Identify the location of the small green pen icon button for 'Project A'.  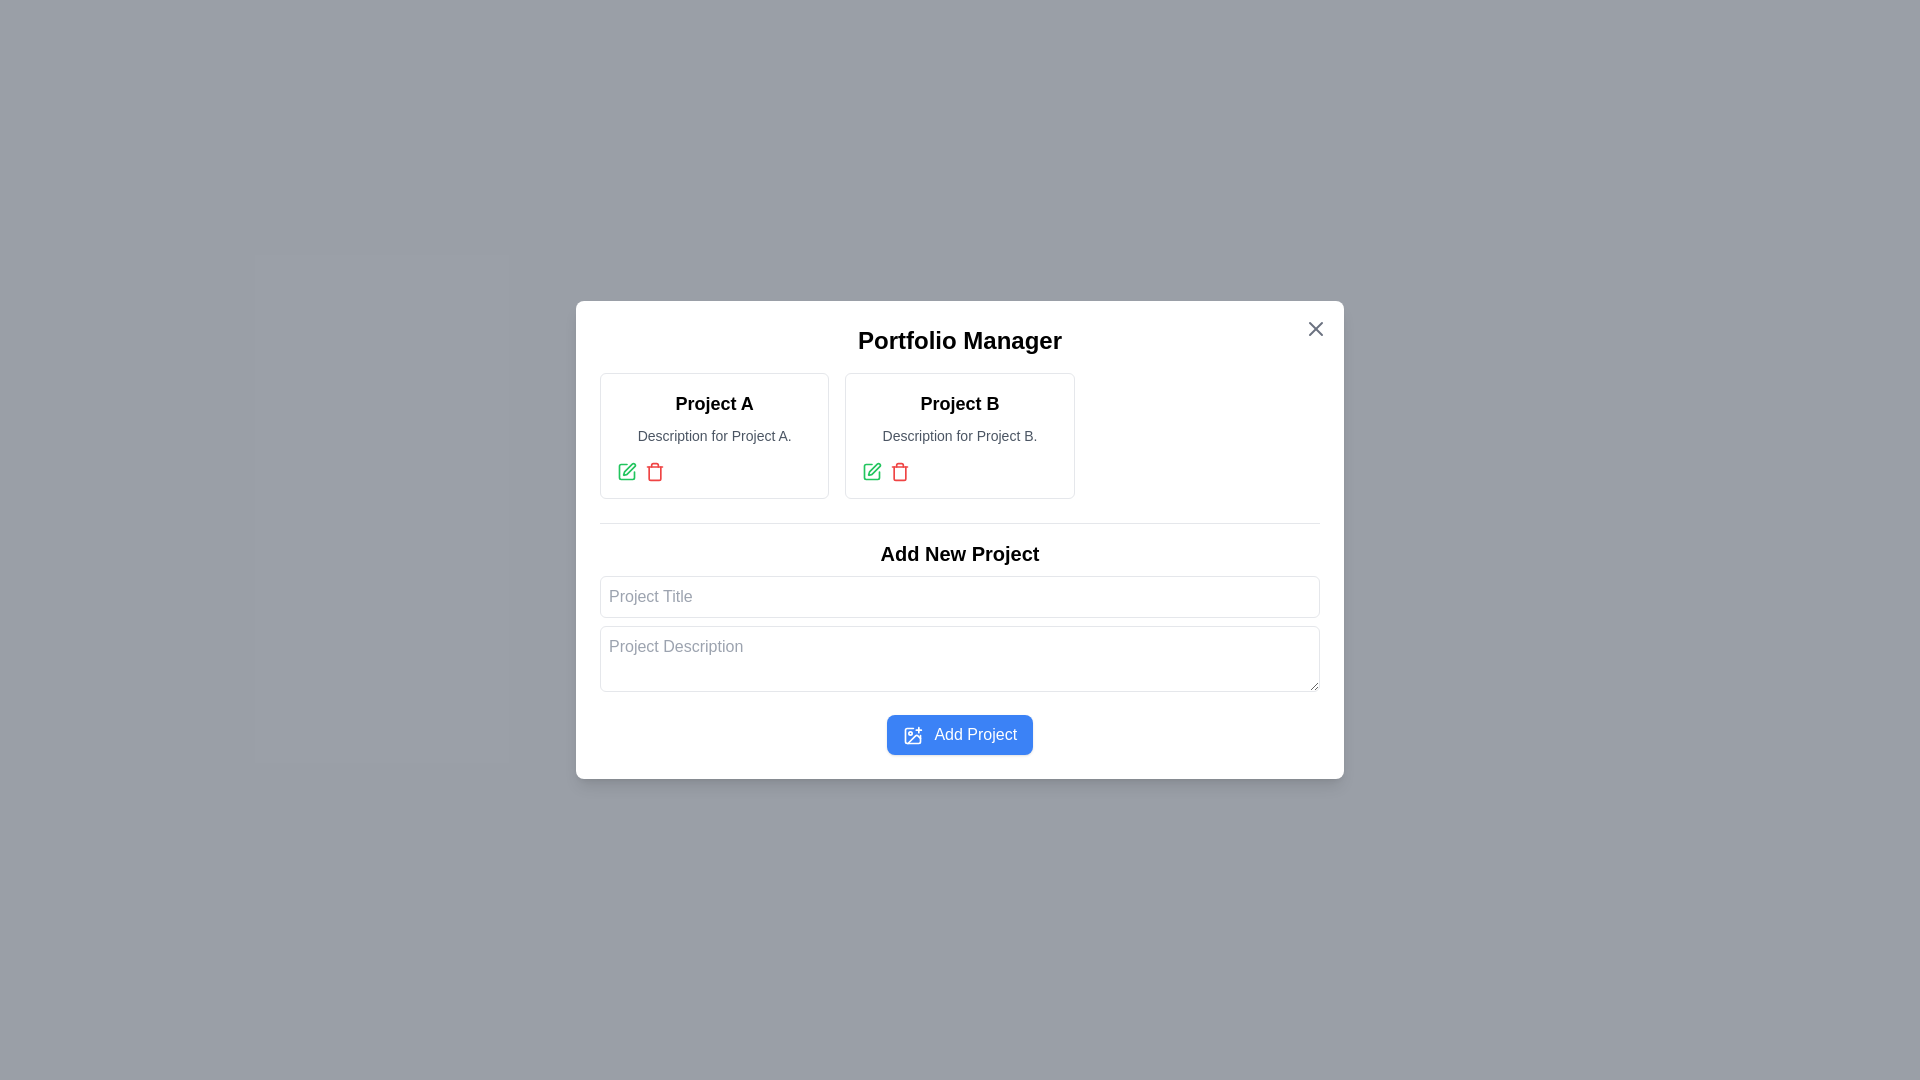
(626, 471).